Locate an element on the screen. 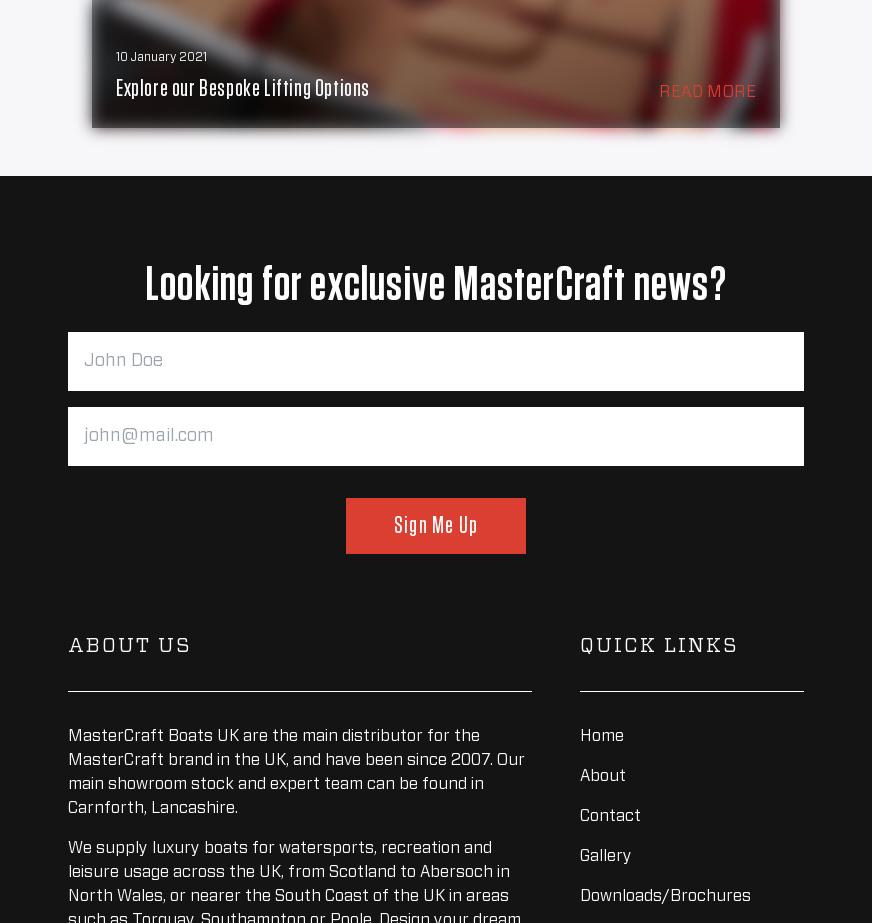 This screenshot has height=923, width=872. '10 January 2021' is located at coordinates (161, 57).